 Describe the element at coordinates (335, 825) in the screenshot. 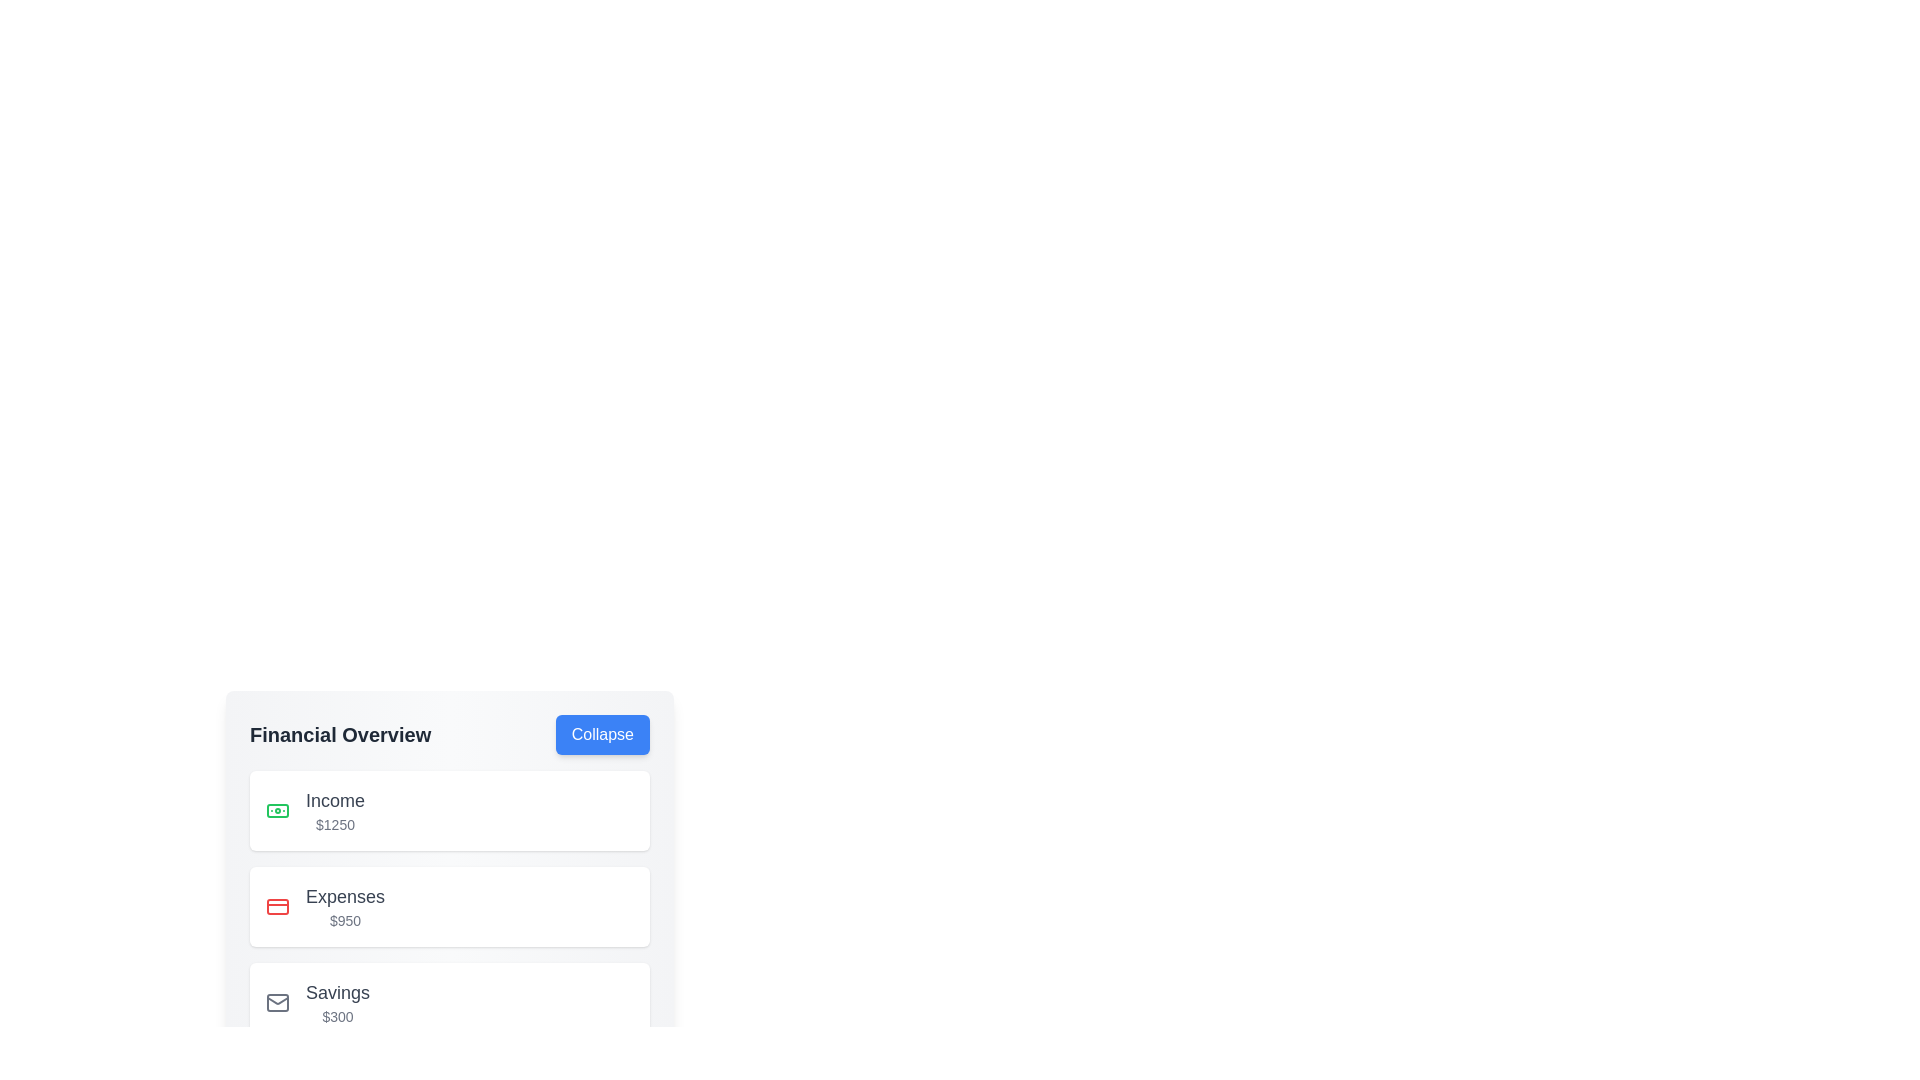

I see `the text label displaying the monetary value '$1250' located just below the 'Income' label in the 'Financial Overview' section` at that location.